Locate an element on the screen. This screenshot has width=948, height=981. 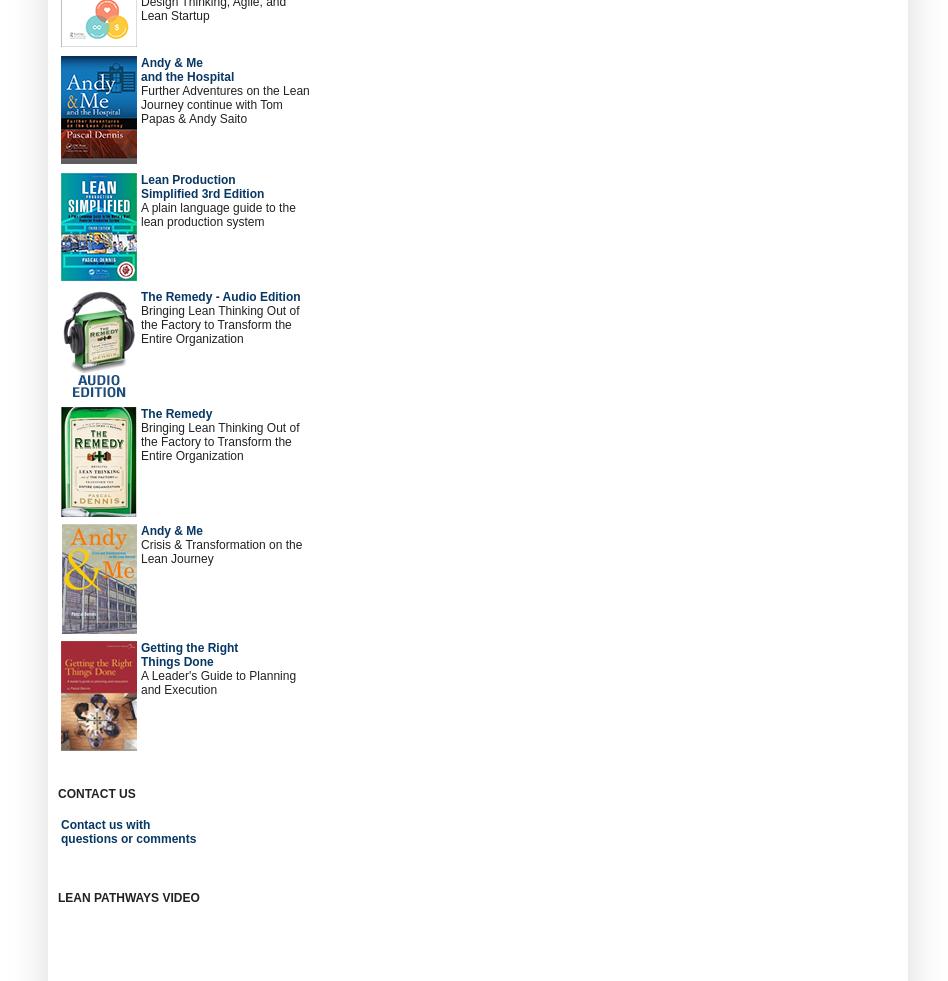
'CONTACT US' is located at coordinates (96, 794).